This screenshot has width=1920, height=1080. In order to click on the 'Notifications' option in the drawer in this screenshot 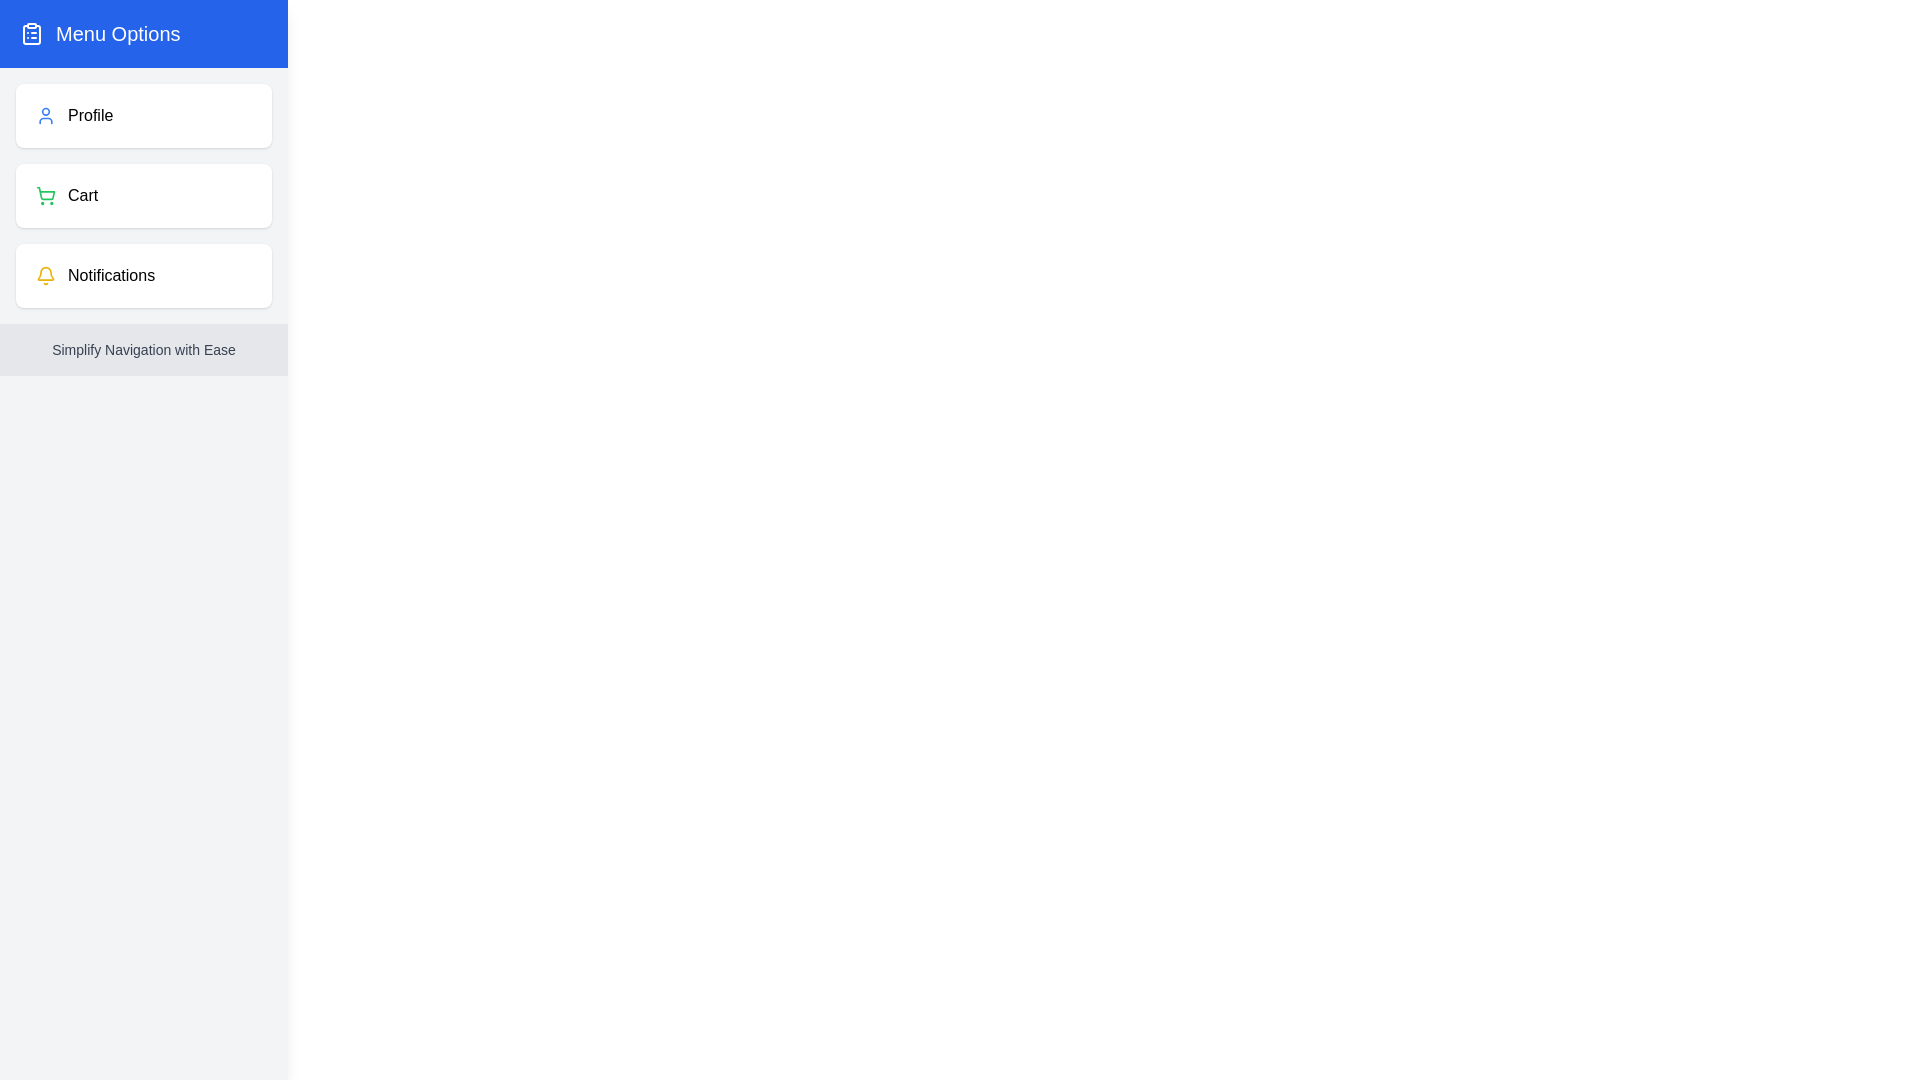, I will do `click(143, 276)`.